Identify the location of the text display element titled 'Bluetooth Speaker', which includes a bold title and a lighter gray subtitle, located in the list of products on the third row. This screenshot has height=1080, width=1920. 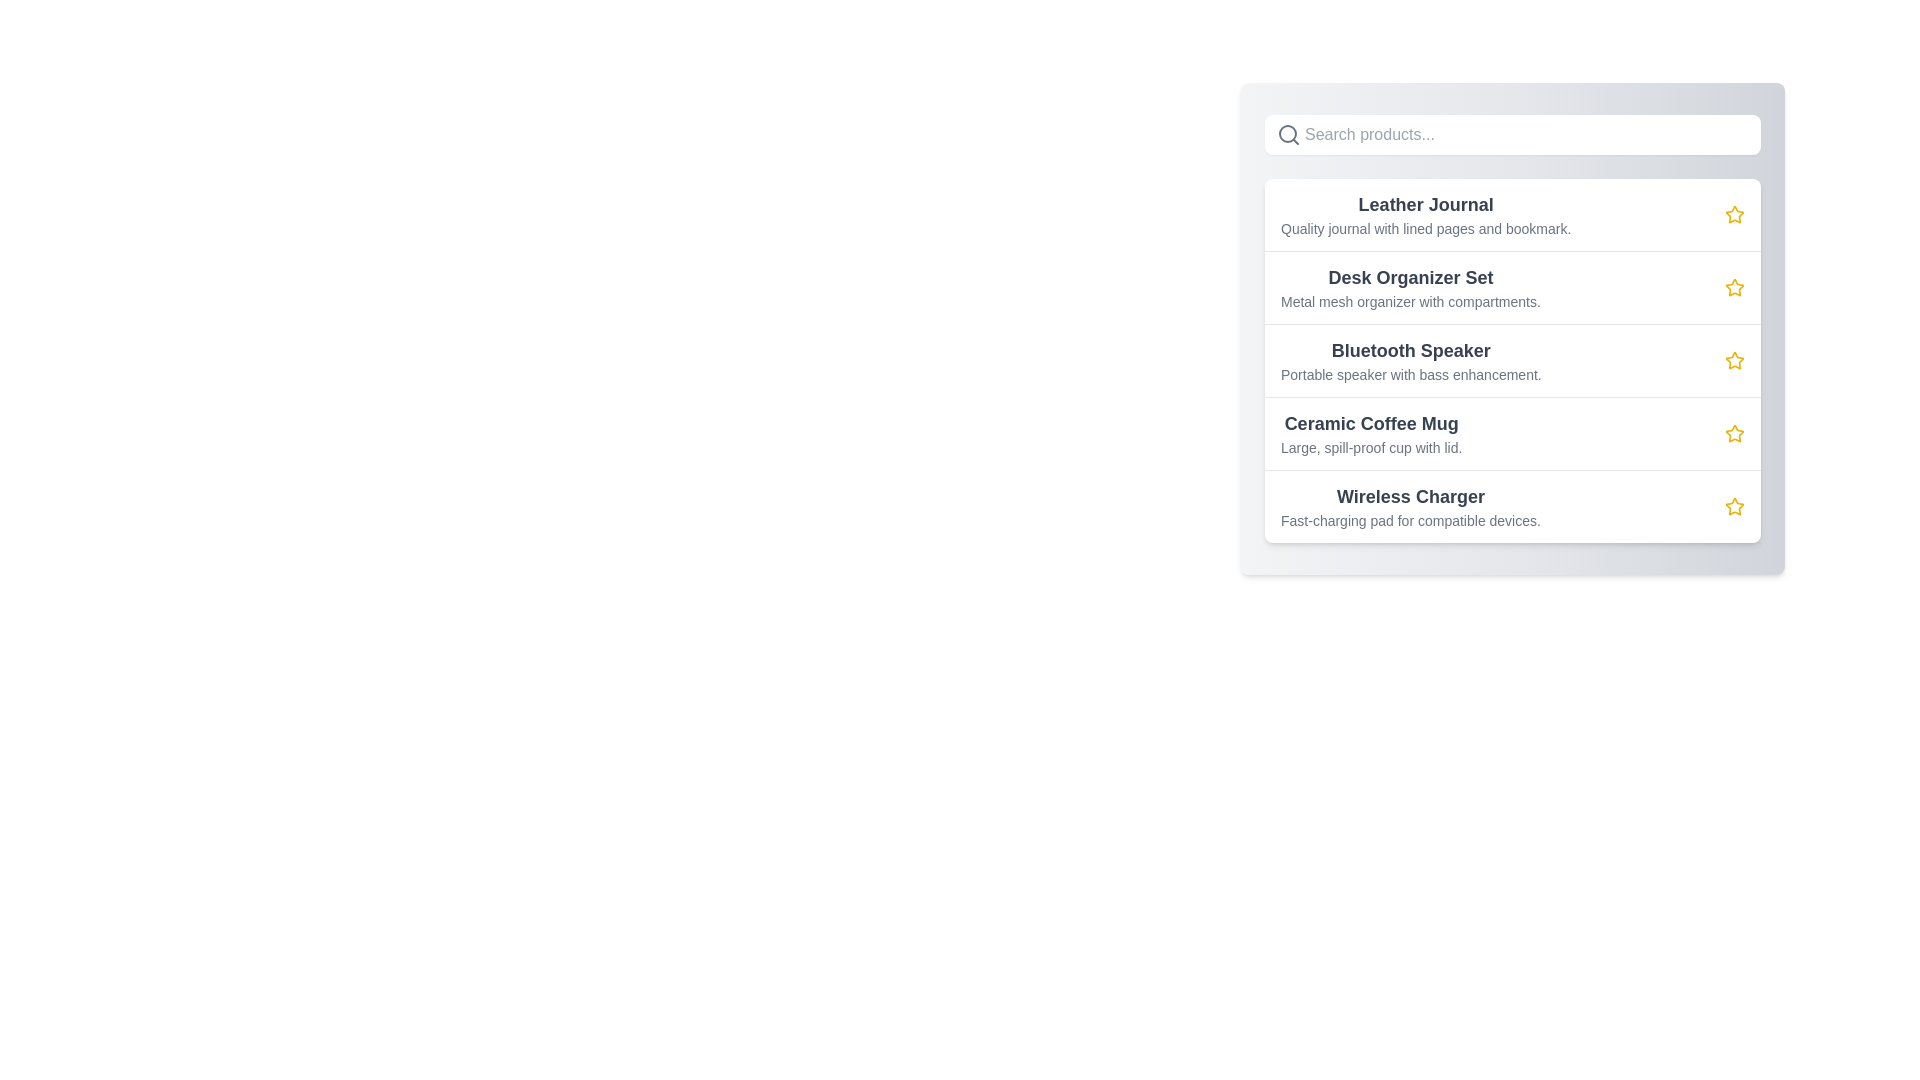
(1410, 361).